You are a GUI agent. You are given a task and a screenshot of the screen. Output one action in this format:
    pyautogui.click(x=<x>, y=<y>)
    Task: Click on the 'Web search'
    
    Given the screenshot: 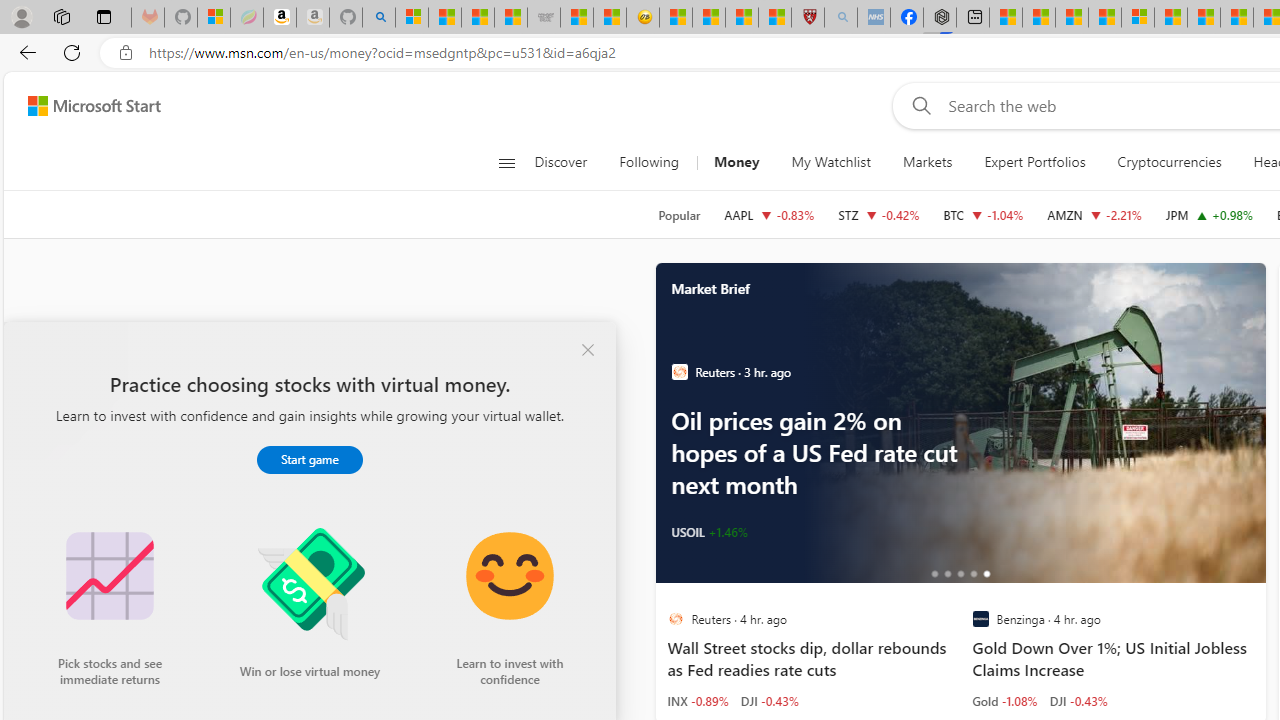 What is the action you would take?
    pyautogui.click(x=916, y=105)
    